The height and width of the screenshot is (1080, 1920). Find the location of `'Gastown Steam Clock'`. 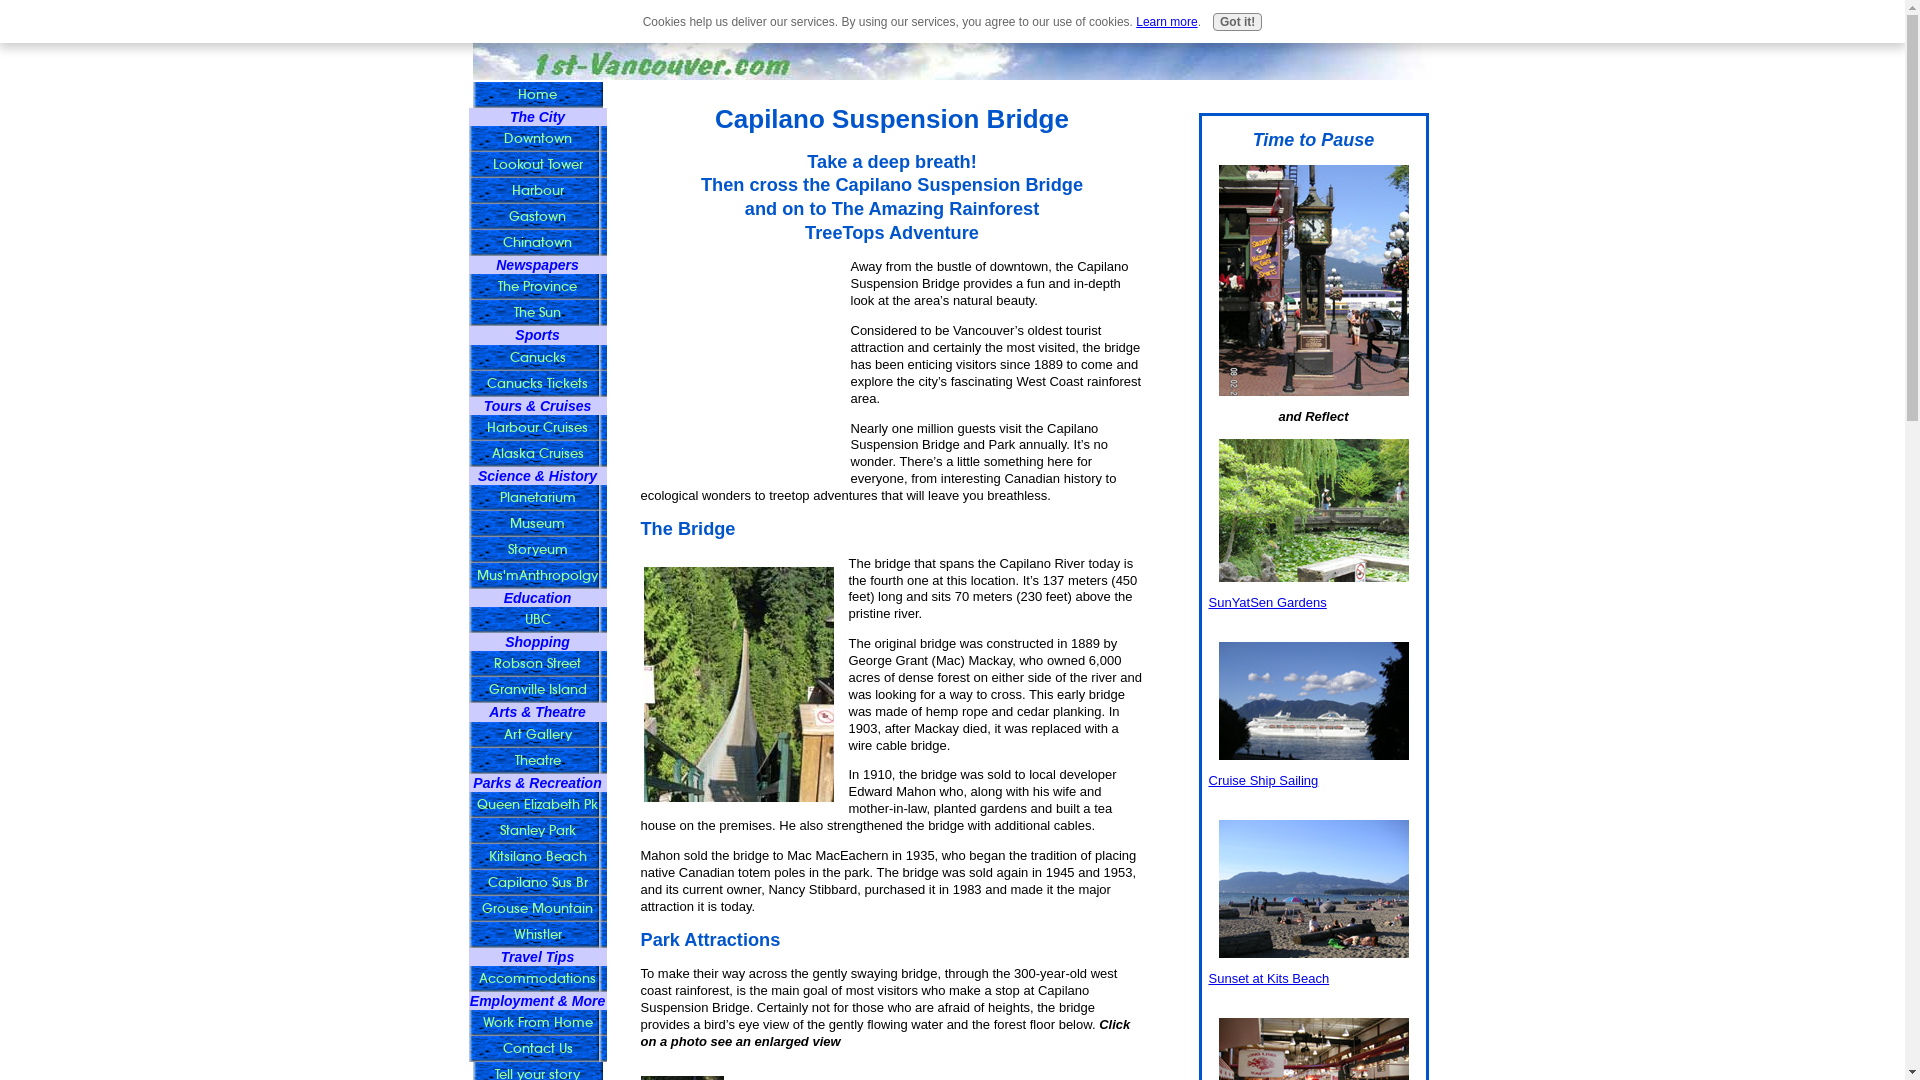

'Gastown Steam Clock' is located at coordinates (1313, 280).